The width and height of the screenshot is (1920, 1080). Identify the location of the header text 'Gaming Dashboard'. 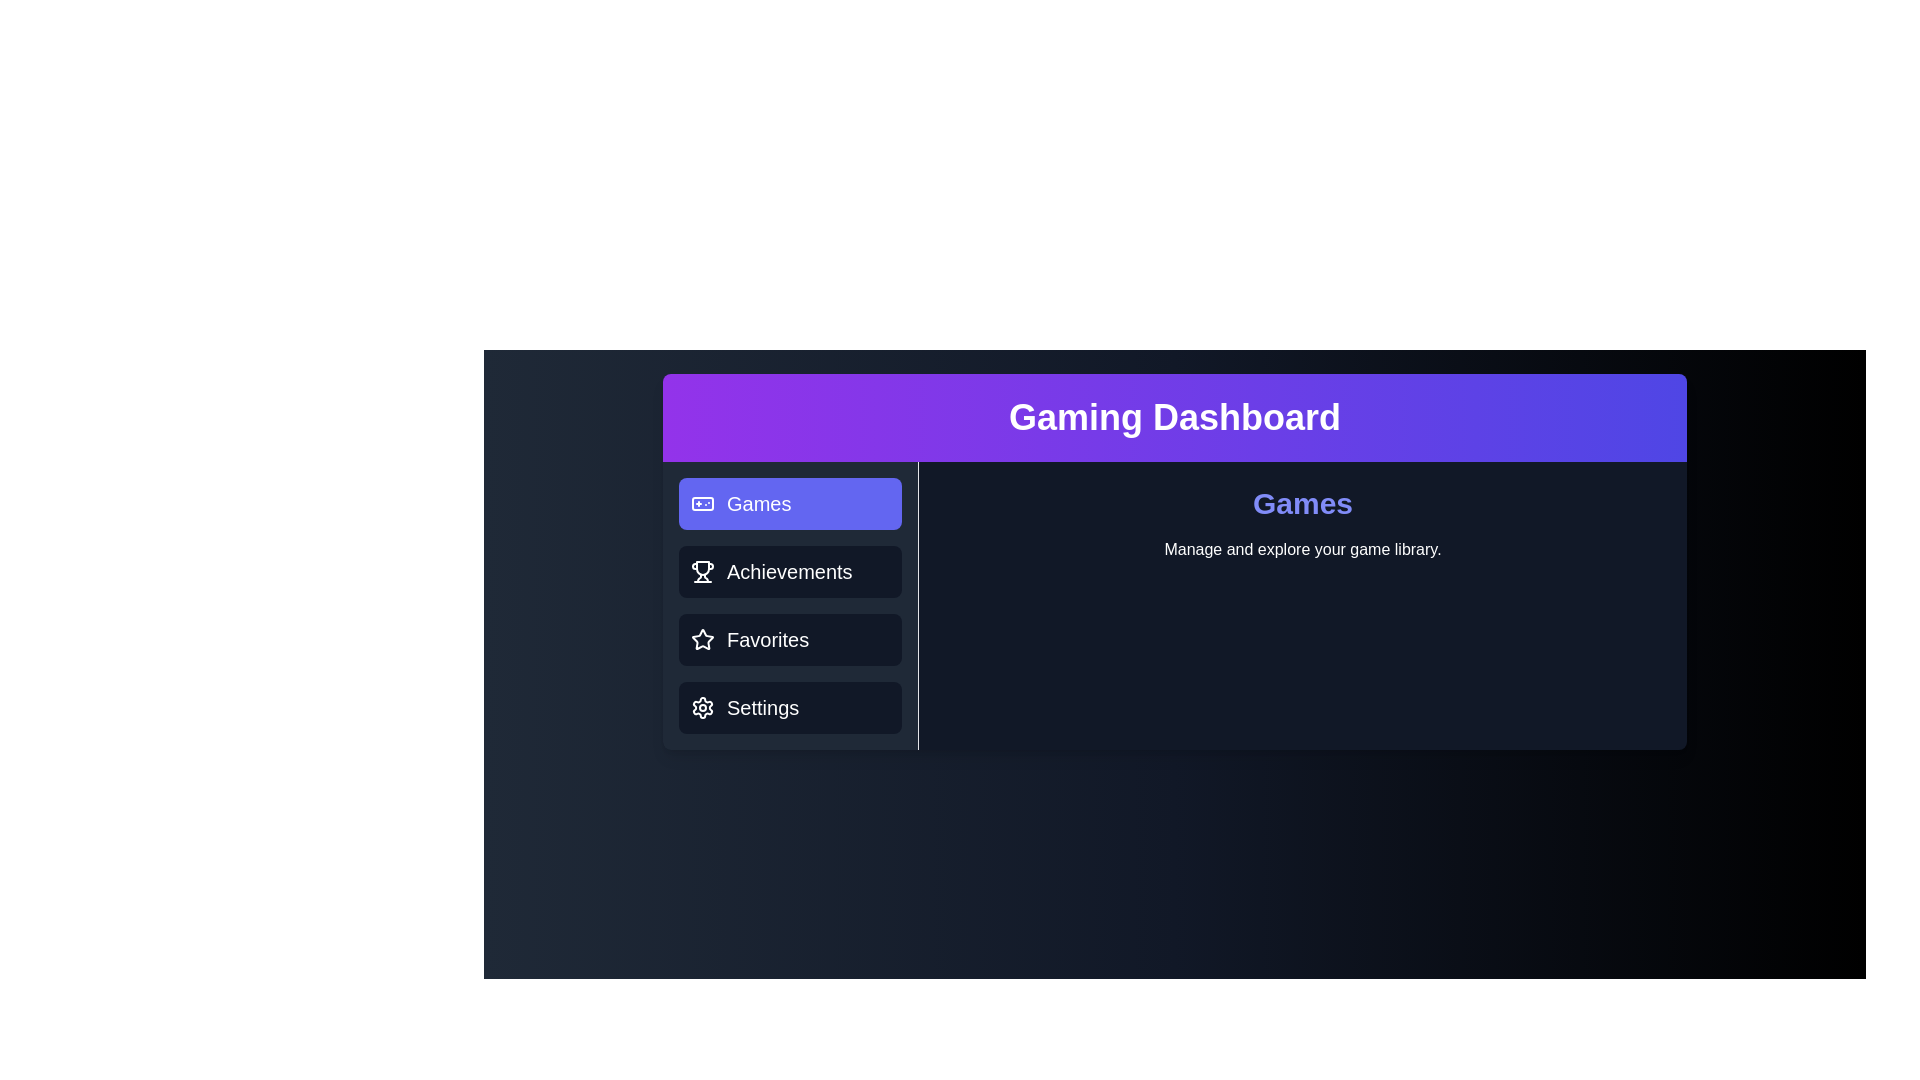
(1175, 416).